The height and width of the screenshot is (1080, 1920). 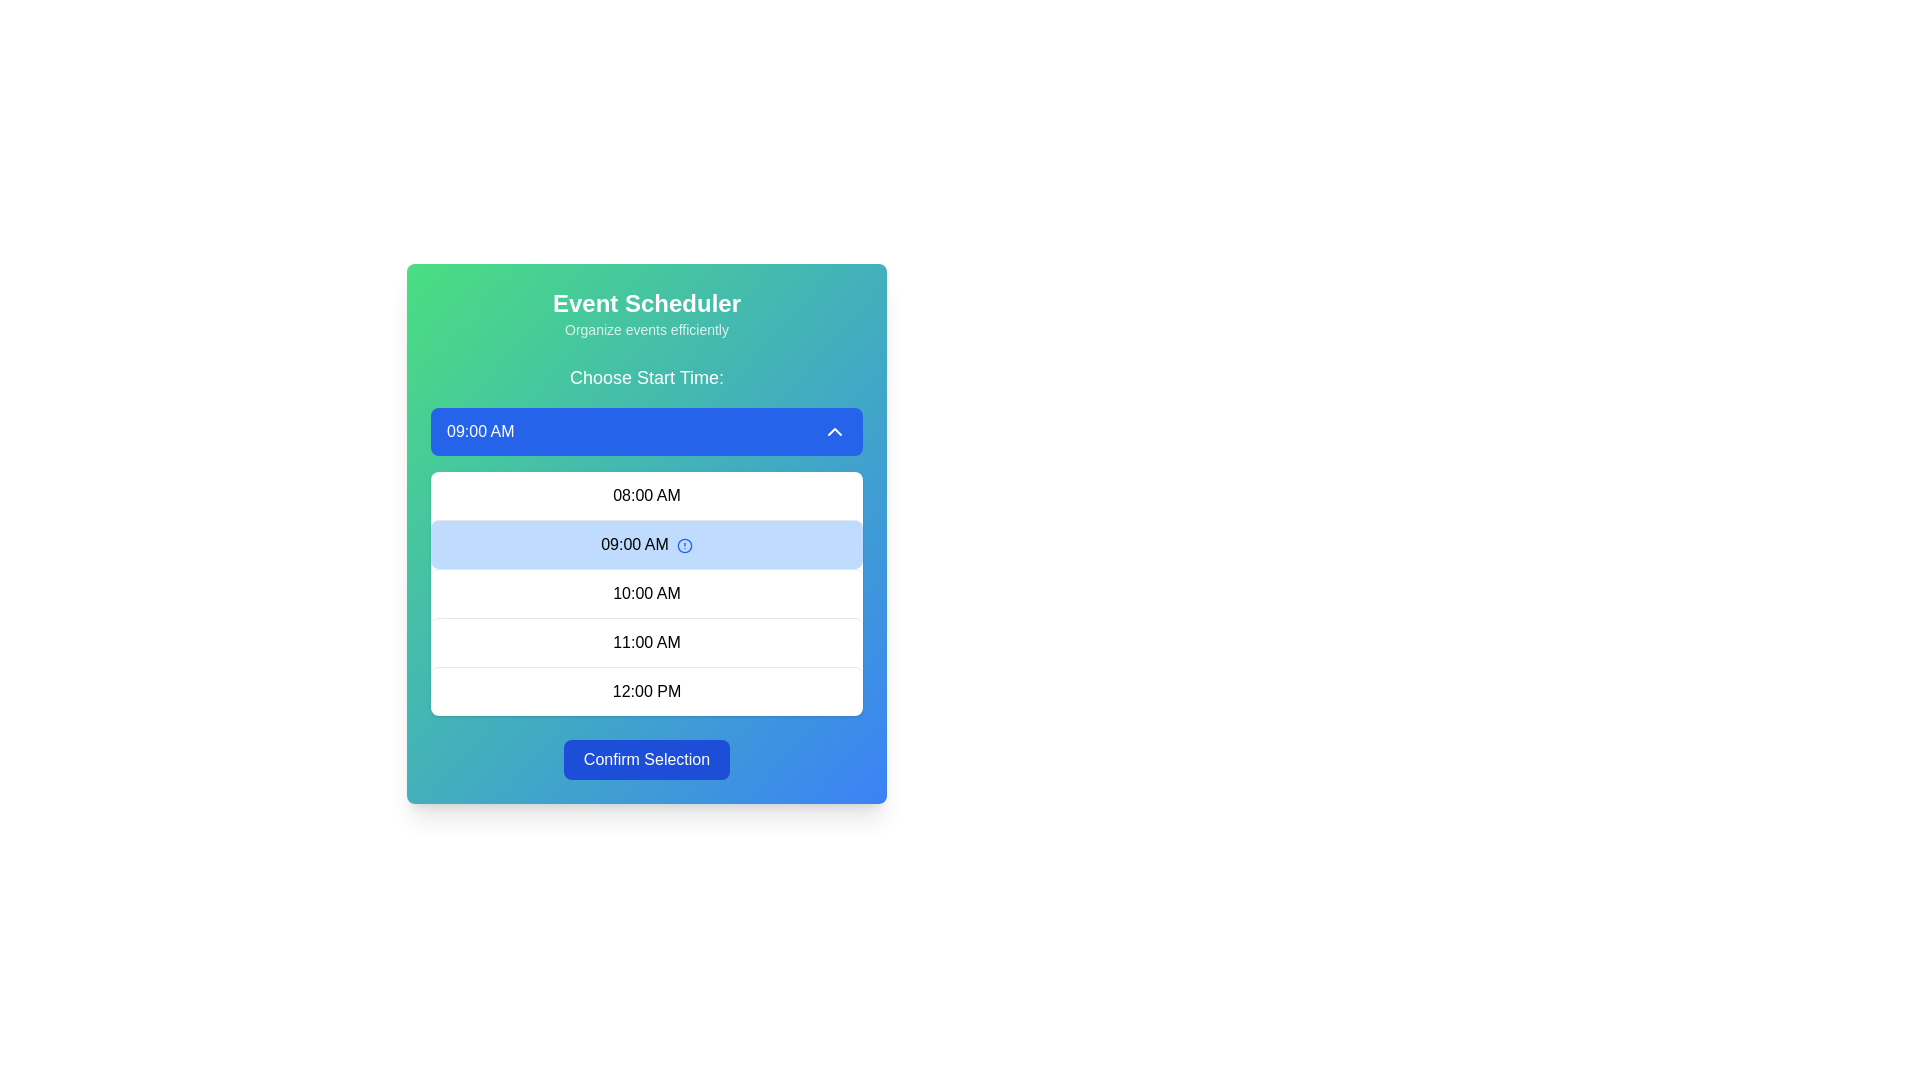 I want to click on the selectable time slot '12:00 PM' at the bottom of the dropdown menu, so click(x=647, y=689).